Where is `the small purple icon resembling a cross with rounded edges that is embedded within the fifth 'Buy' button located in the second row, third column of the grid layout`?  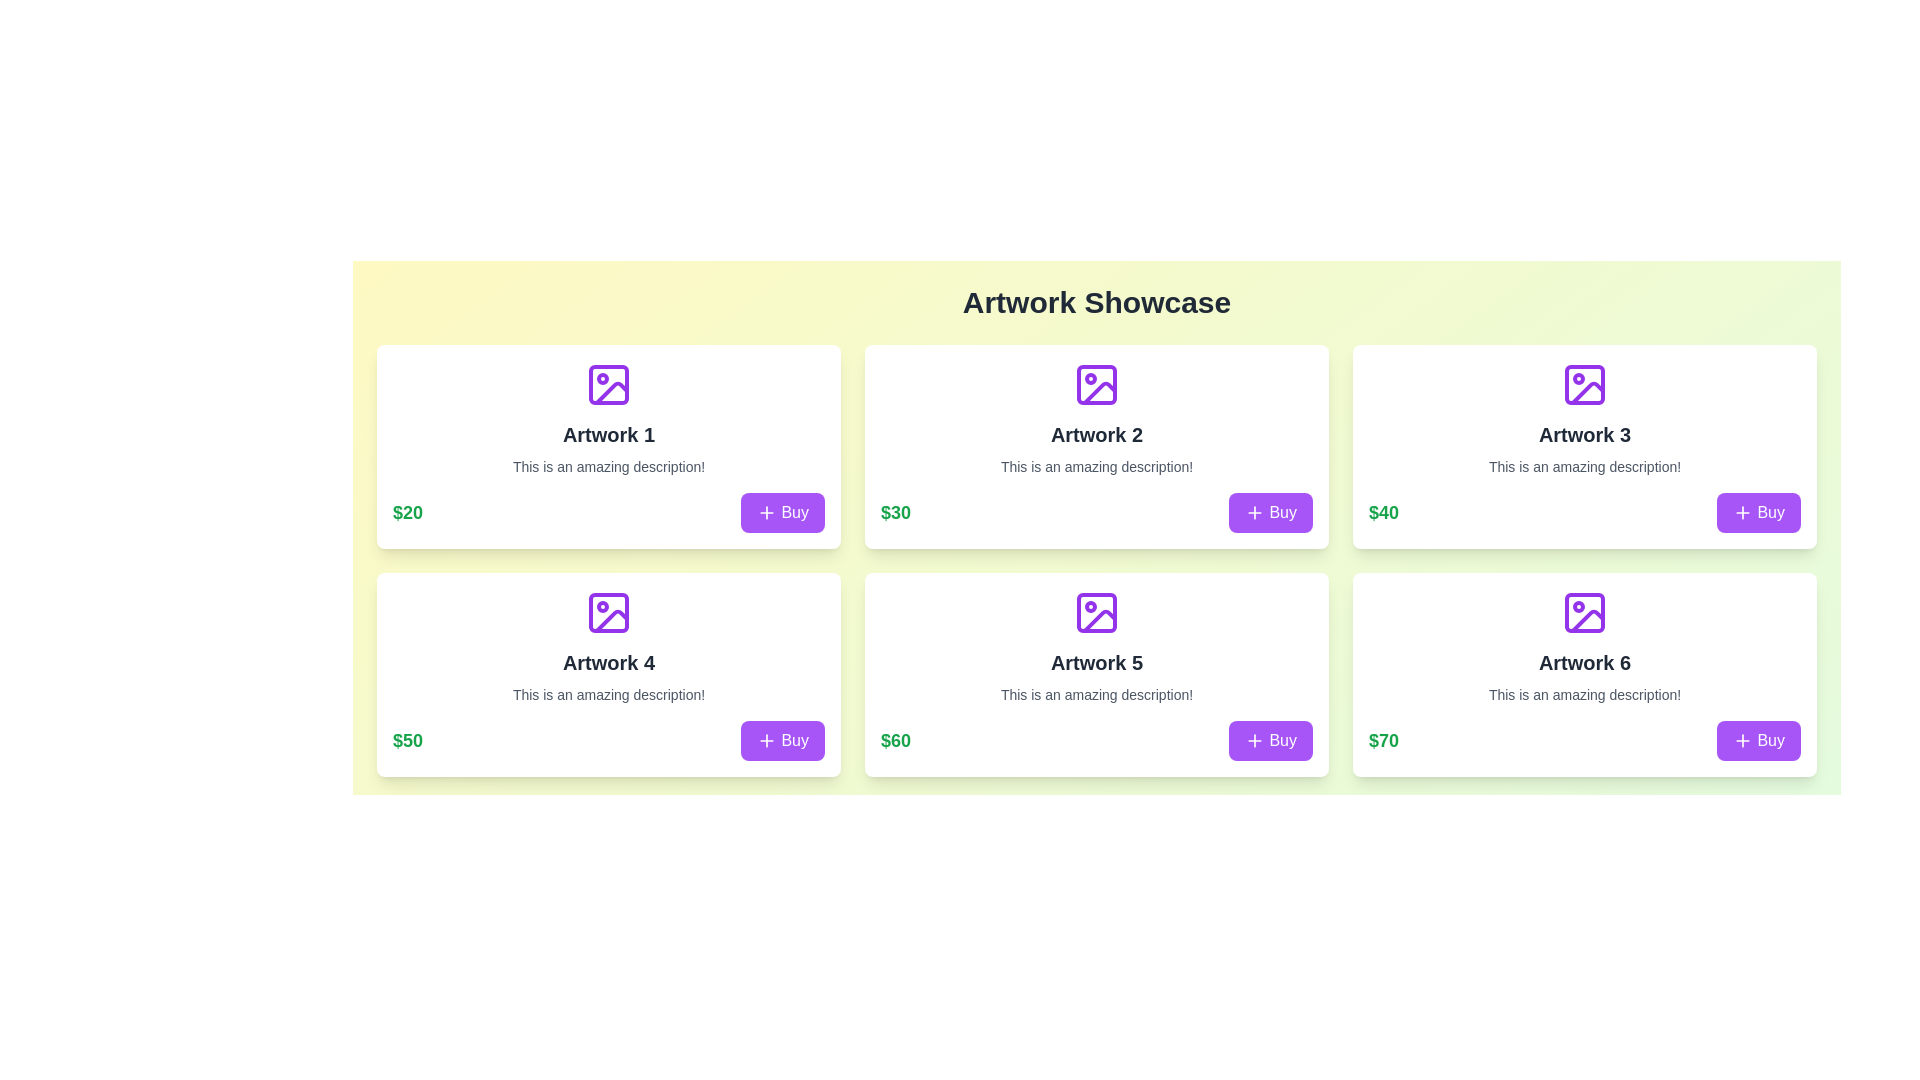 the small purple icon resembling a cross with rounded edges that is embedded within the fifth 'Buy' button located in the second row, third column of the grid layout is located at coordinates (1254, 740).